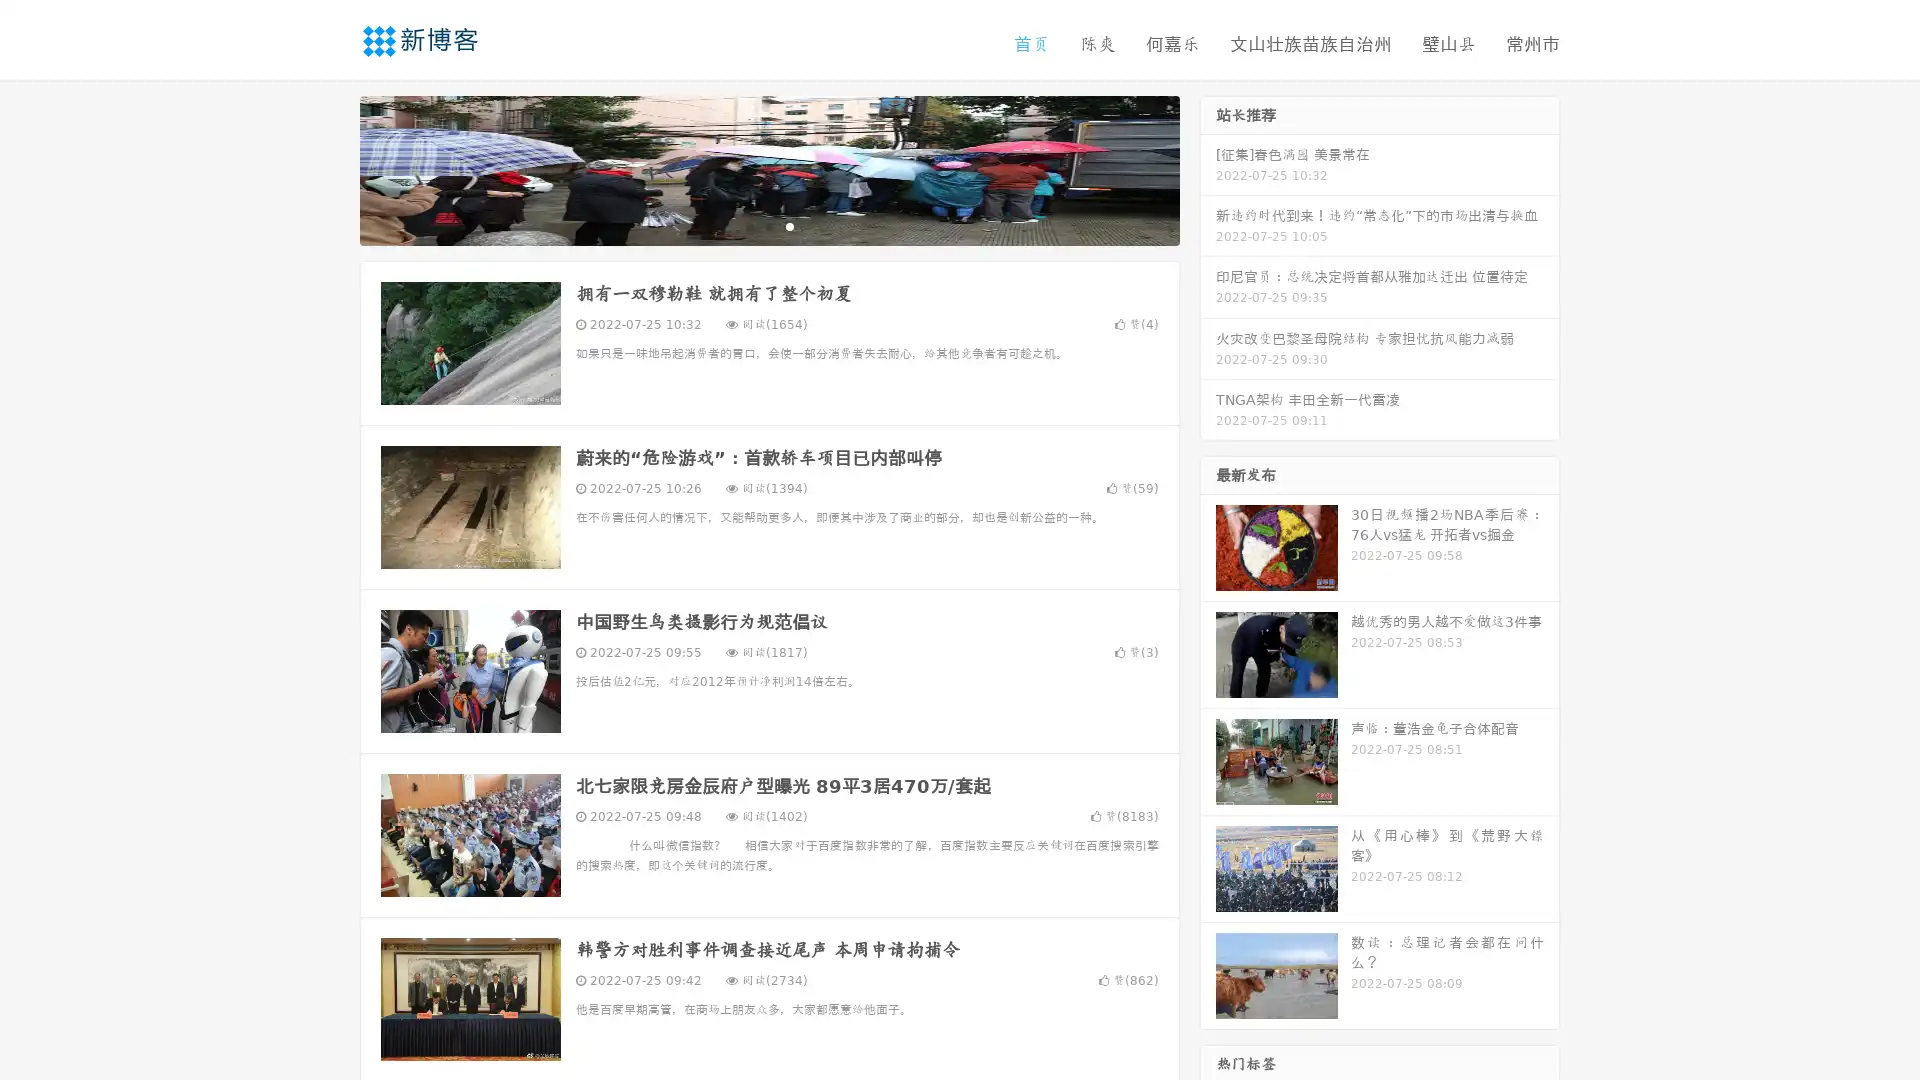 The image size is (1920, 1080). What do you see at coordinates (748, 225) in the screenshot?
I see `Go to slide 1` at bounding box center [748, 225].